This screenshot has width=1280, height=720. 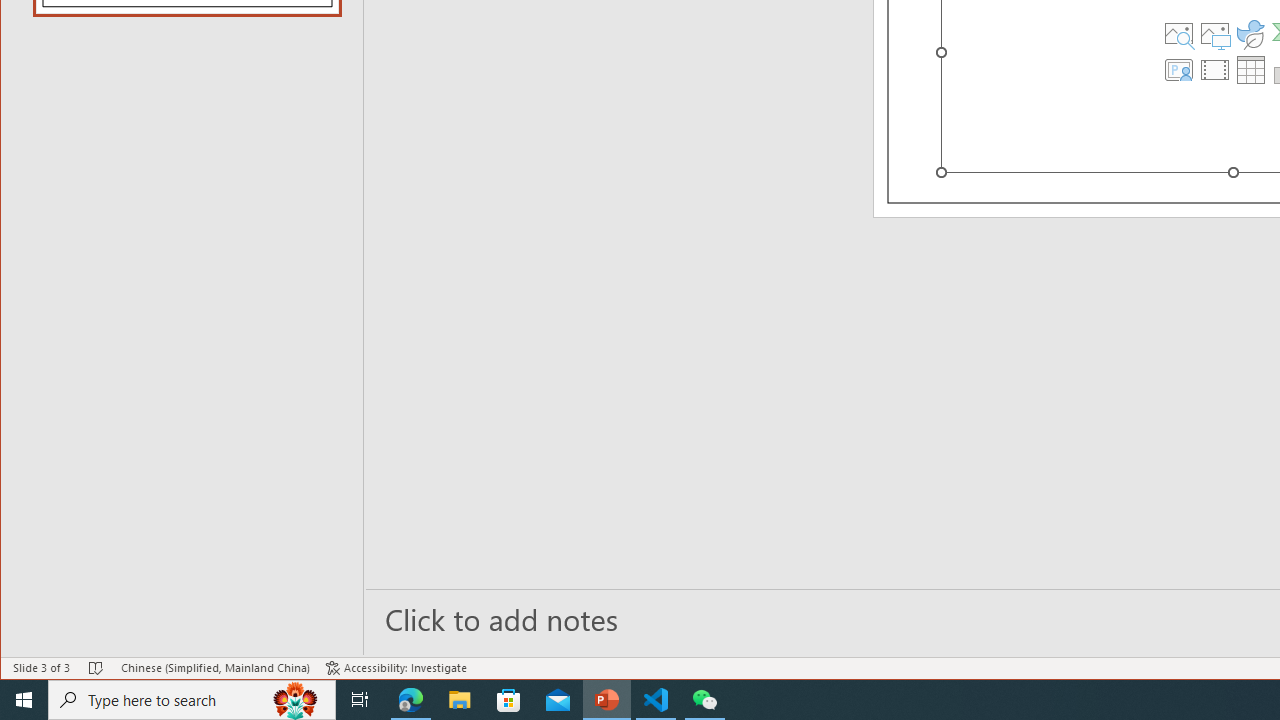 I want to click on 'Insert Table', so click(x=1250, y=68).